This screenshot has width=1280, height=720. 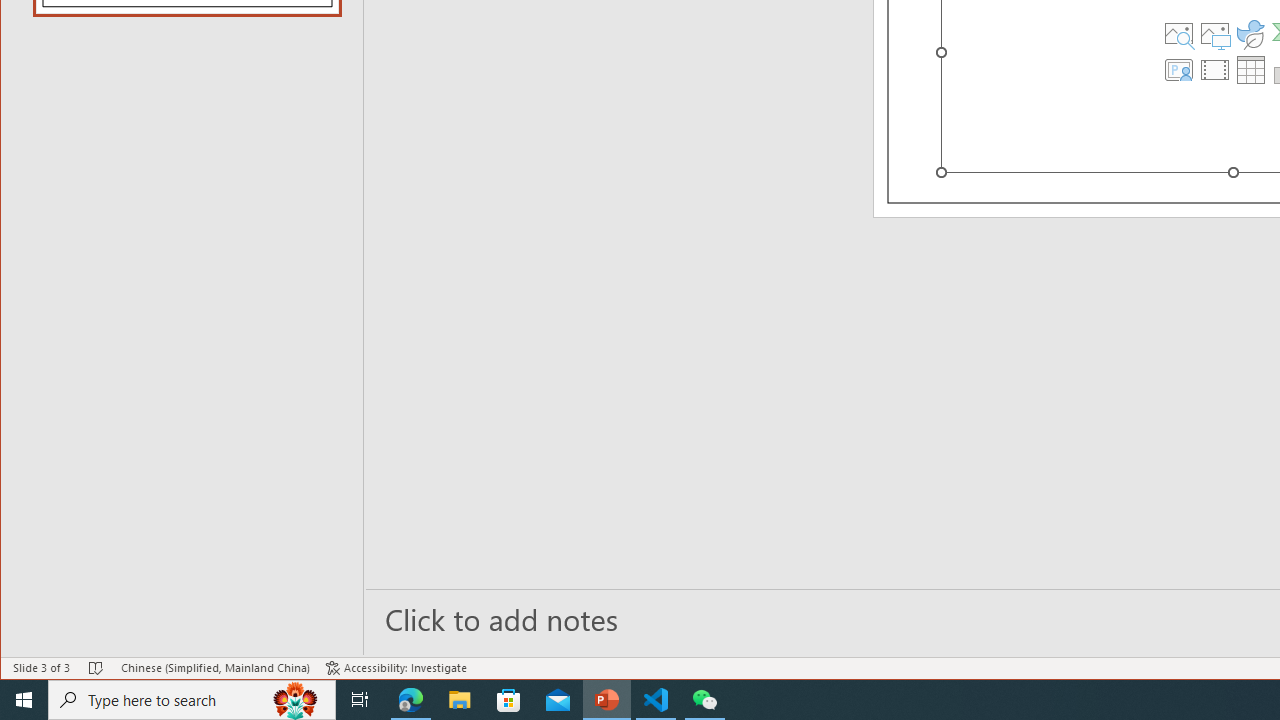 I want to click on 'Insert Table', so click(x=1250, y=68).